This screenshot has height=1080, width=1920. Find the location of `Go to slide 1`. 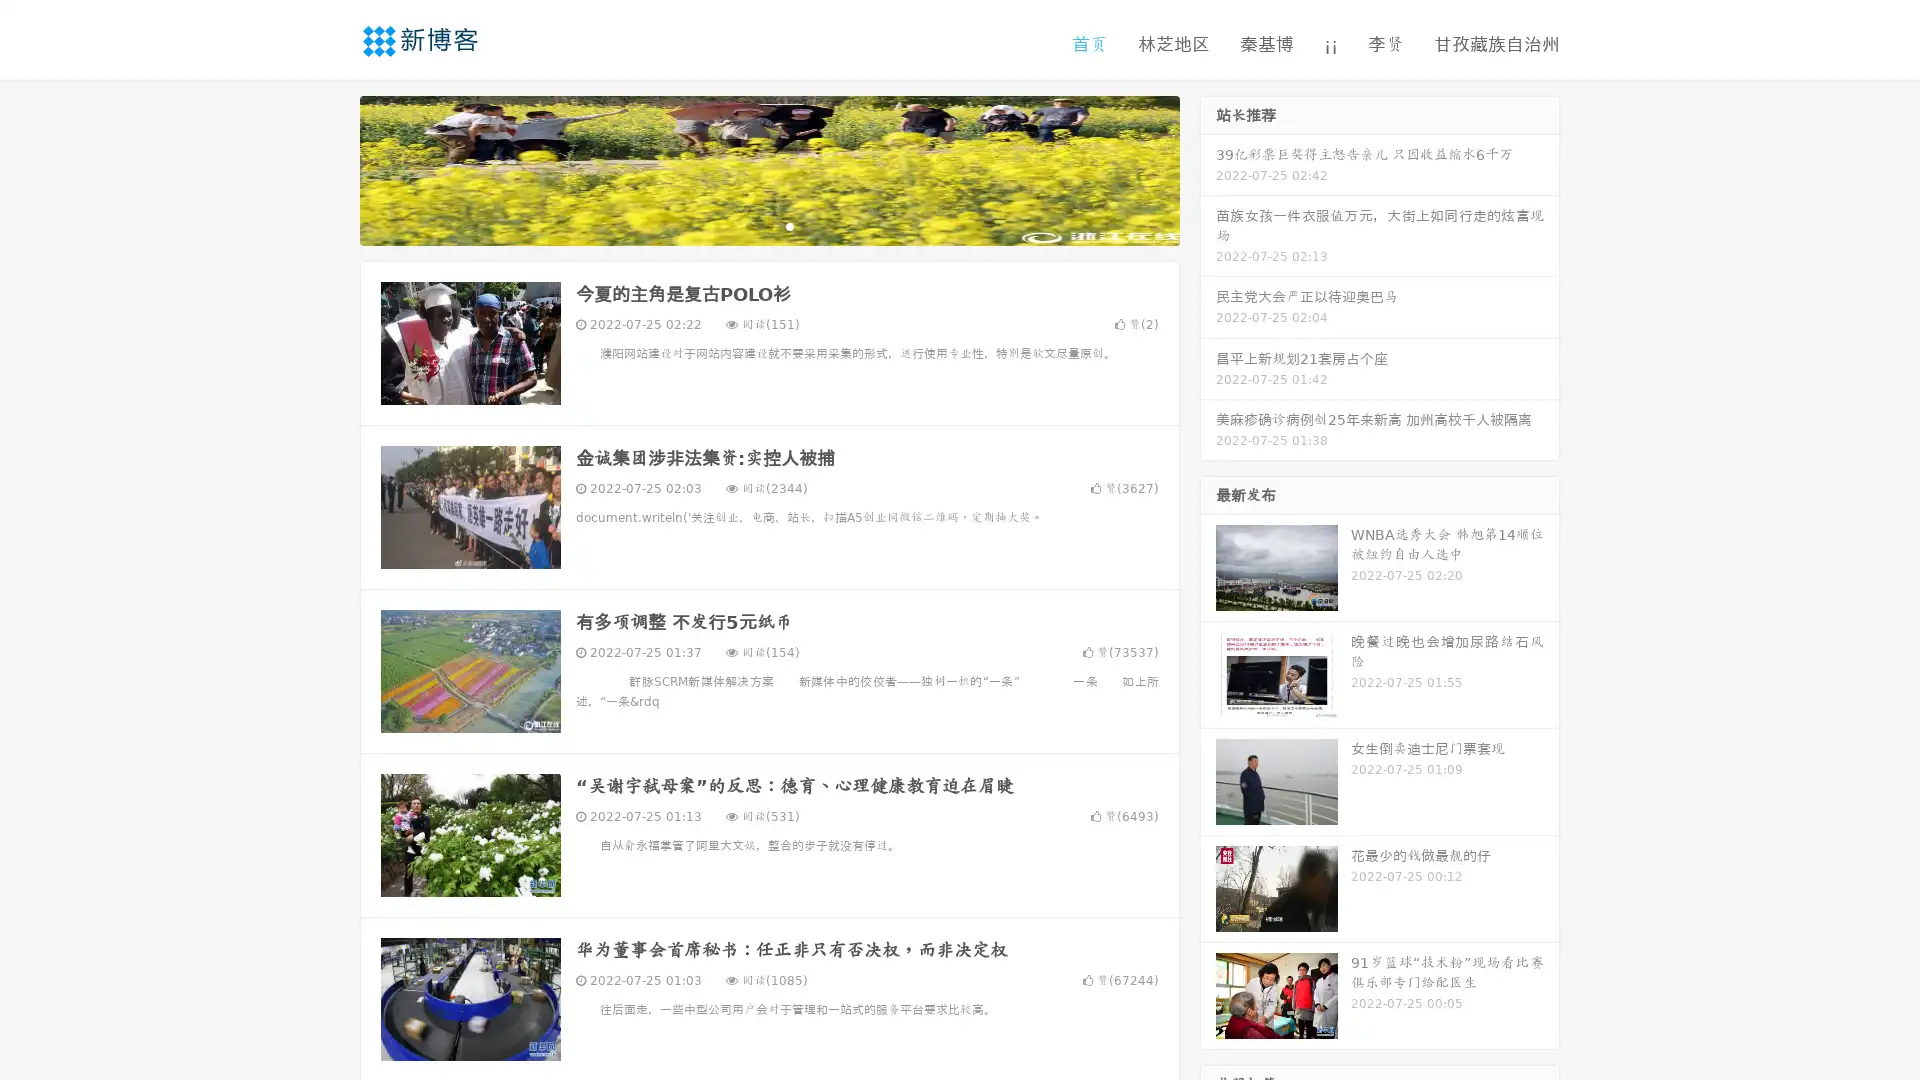

Go to slide 1 is located at coordinates (748, 225).